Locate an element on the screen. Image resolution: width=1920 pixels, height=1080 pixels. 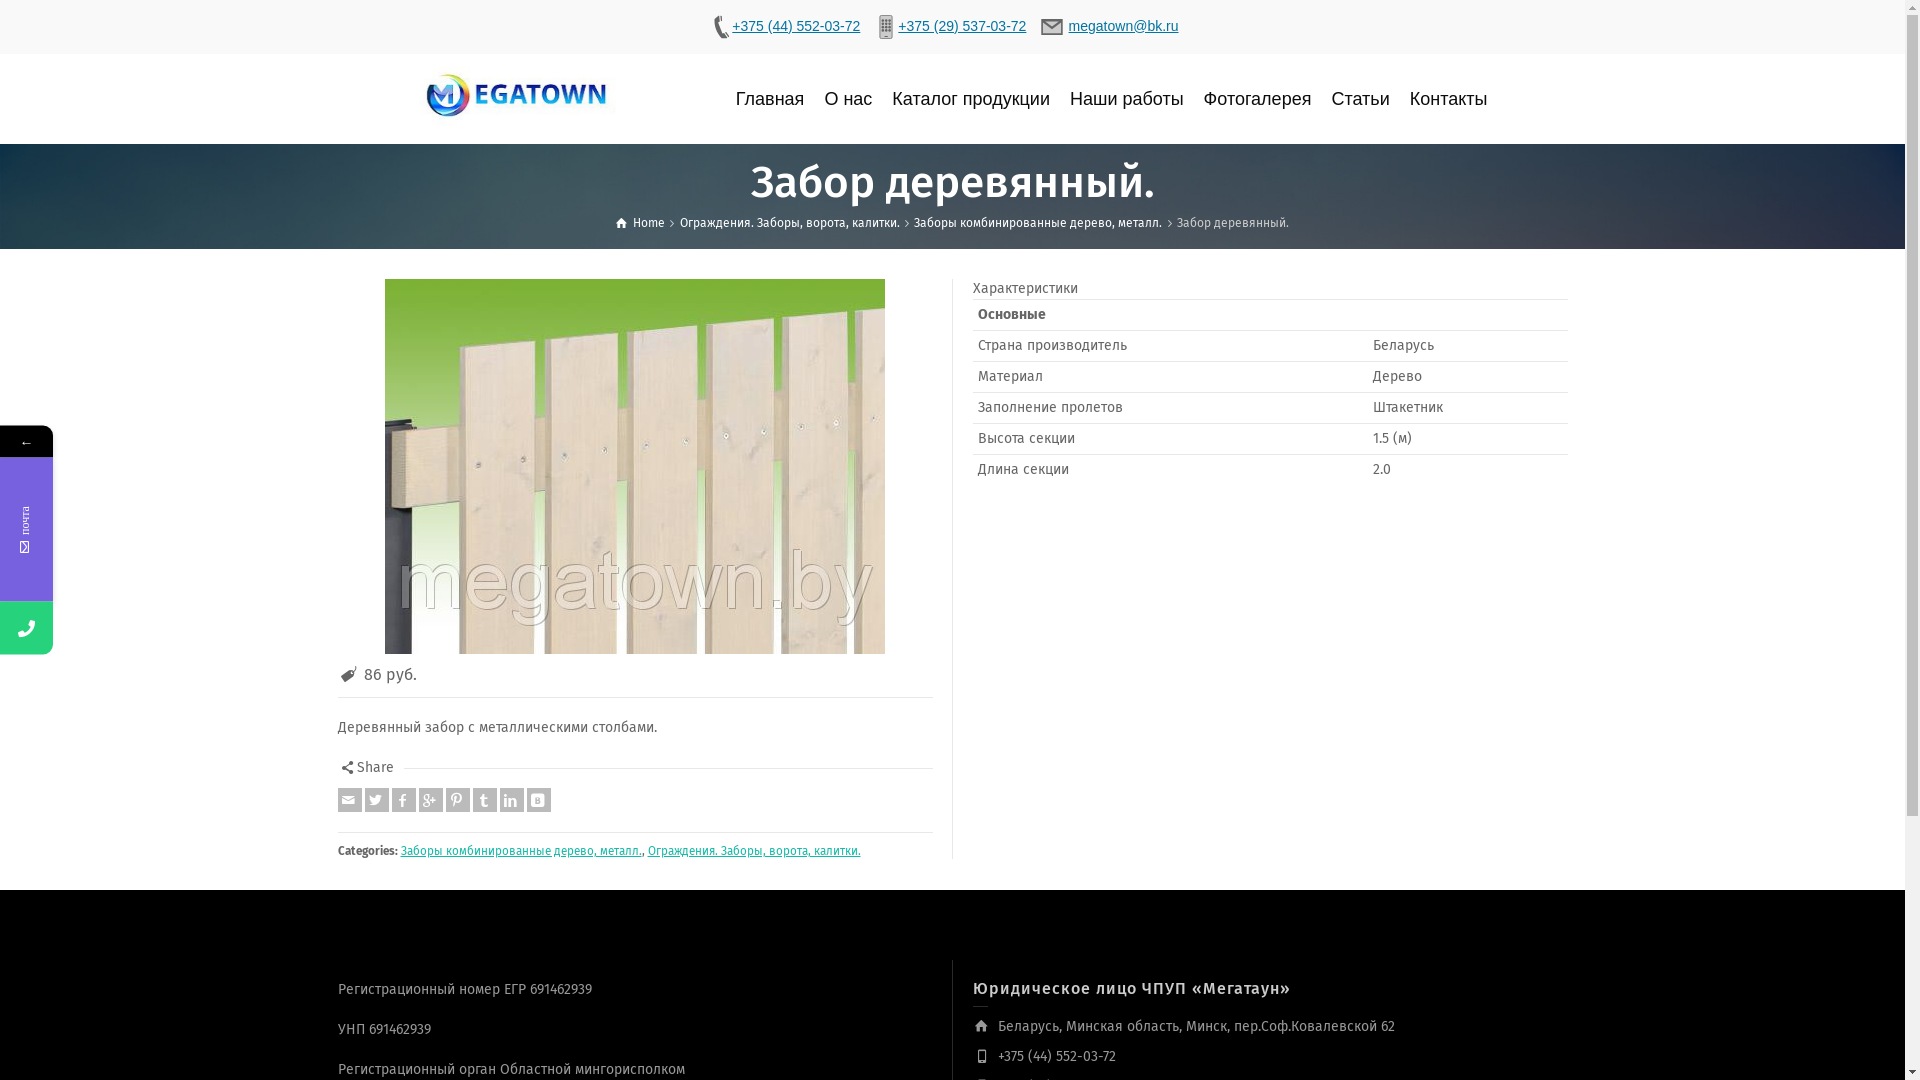
'Vkontakte' is located at coordinates (537, 798).